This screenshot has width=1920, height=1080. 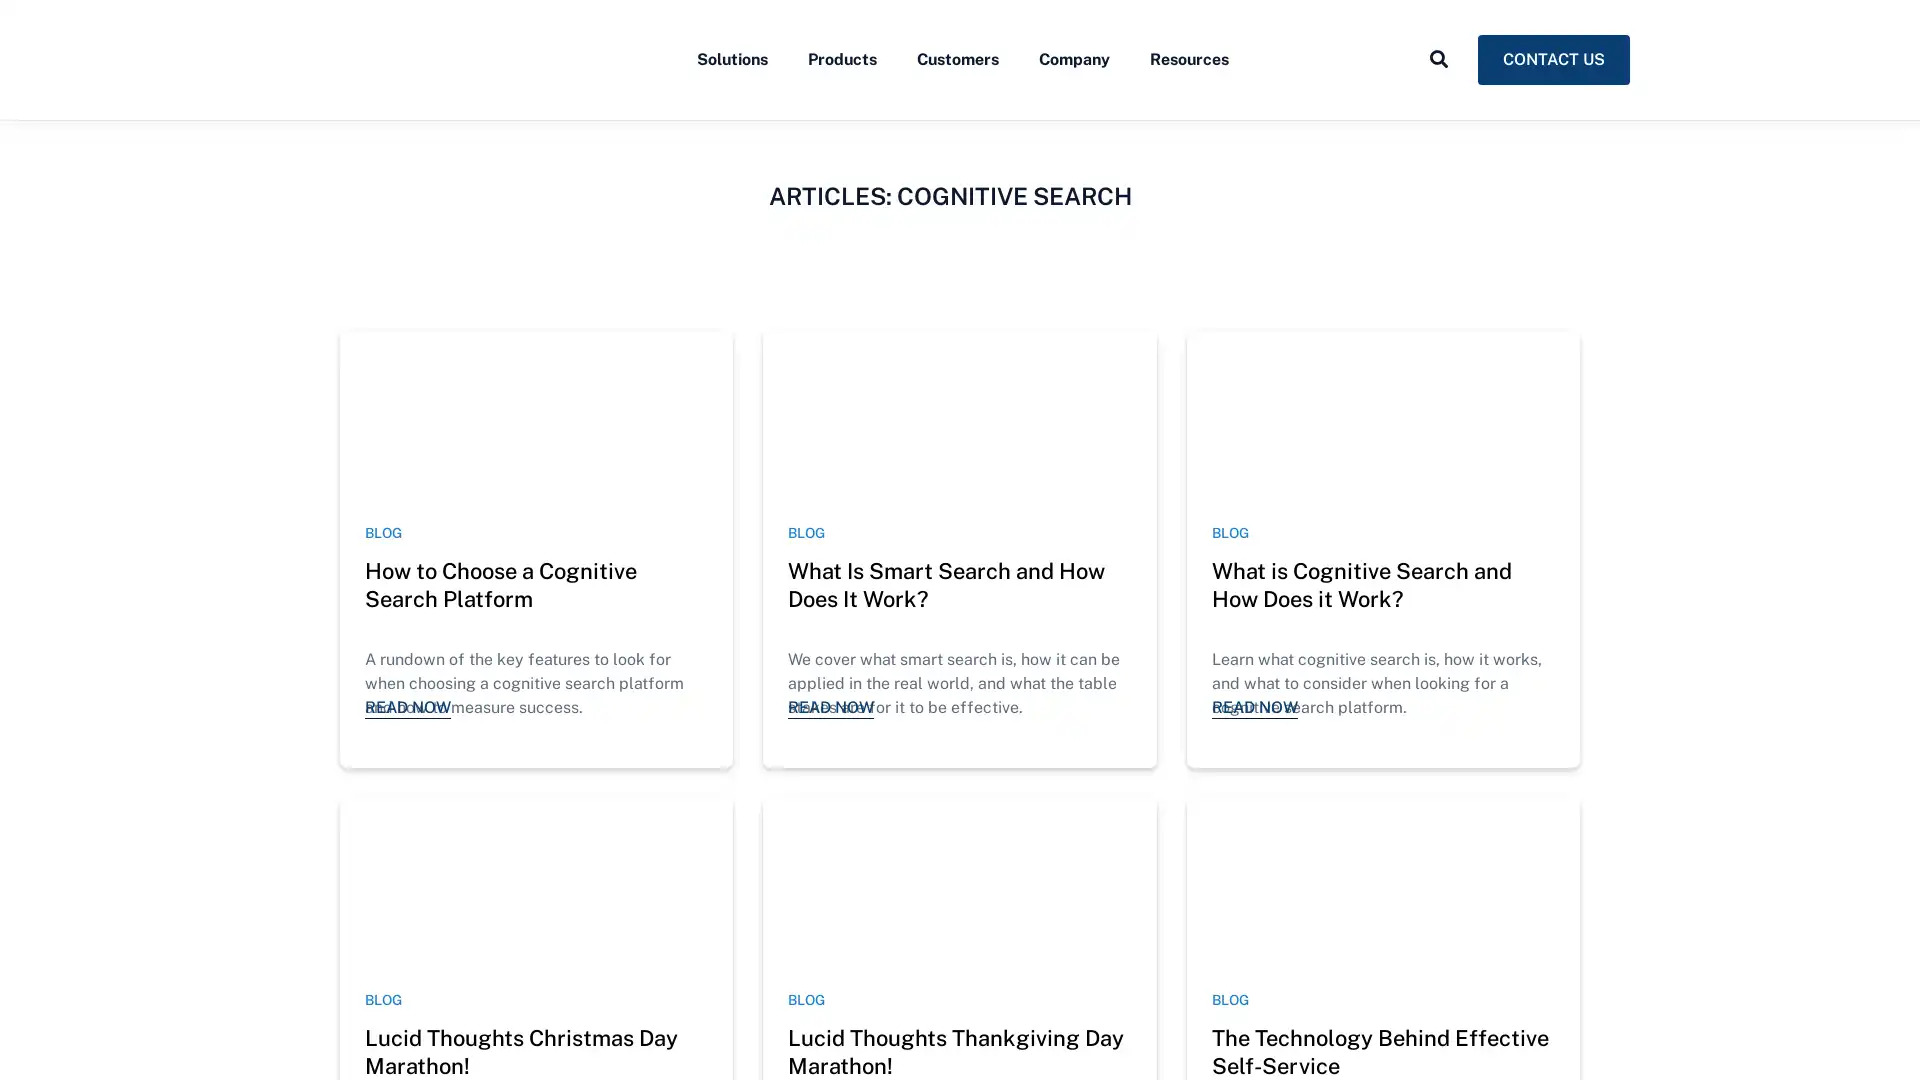 What do you see at coordinates (1438, 103) in the screenshot?
I see `TOGGLE DROPDOWN` at bounding box center [1438, 103].